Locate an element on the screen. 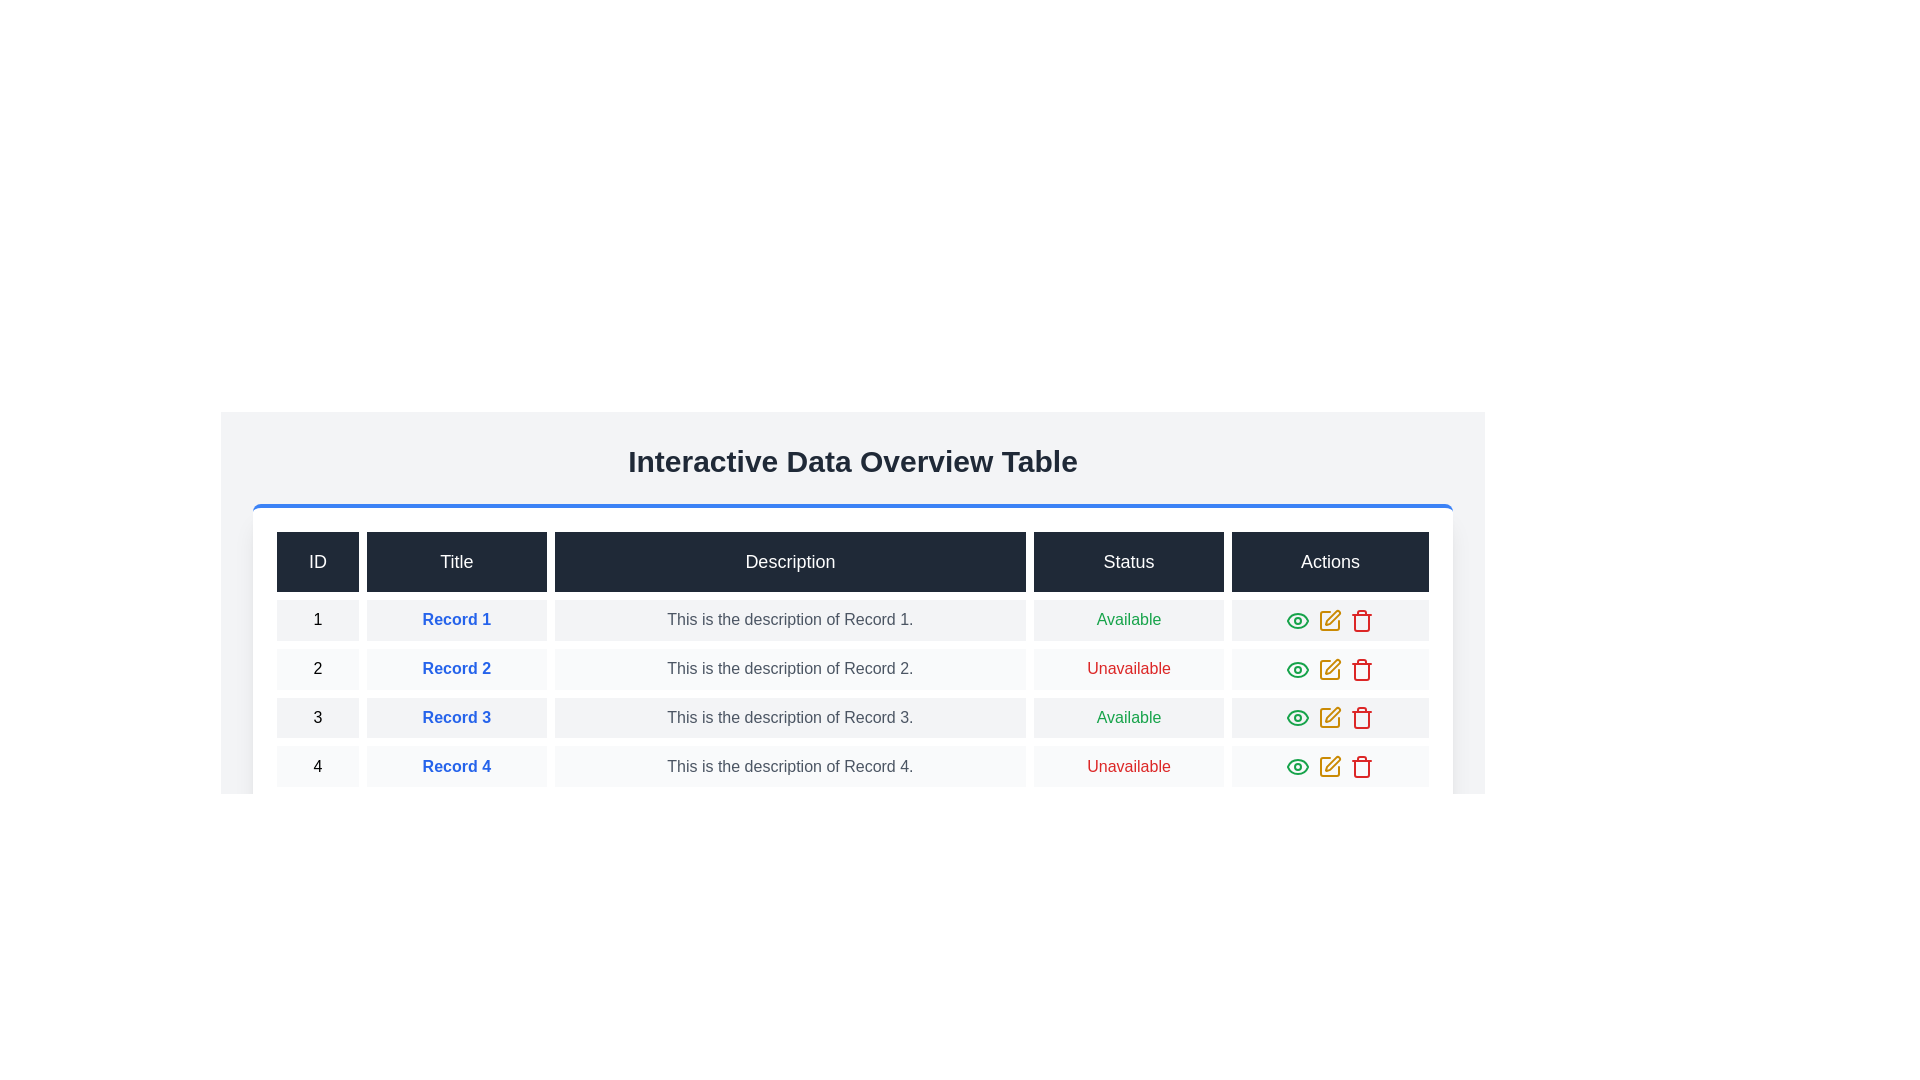  the column header Description to sort the table by that column is located at coordinates (789, 562).